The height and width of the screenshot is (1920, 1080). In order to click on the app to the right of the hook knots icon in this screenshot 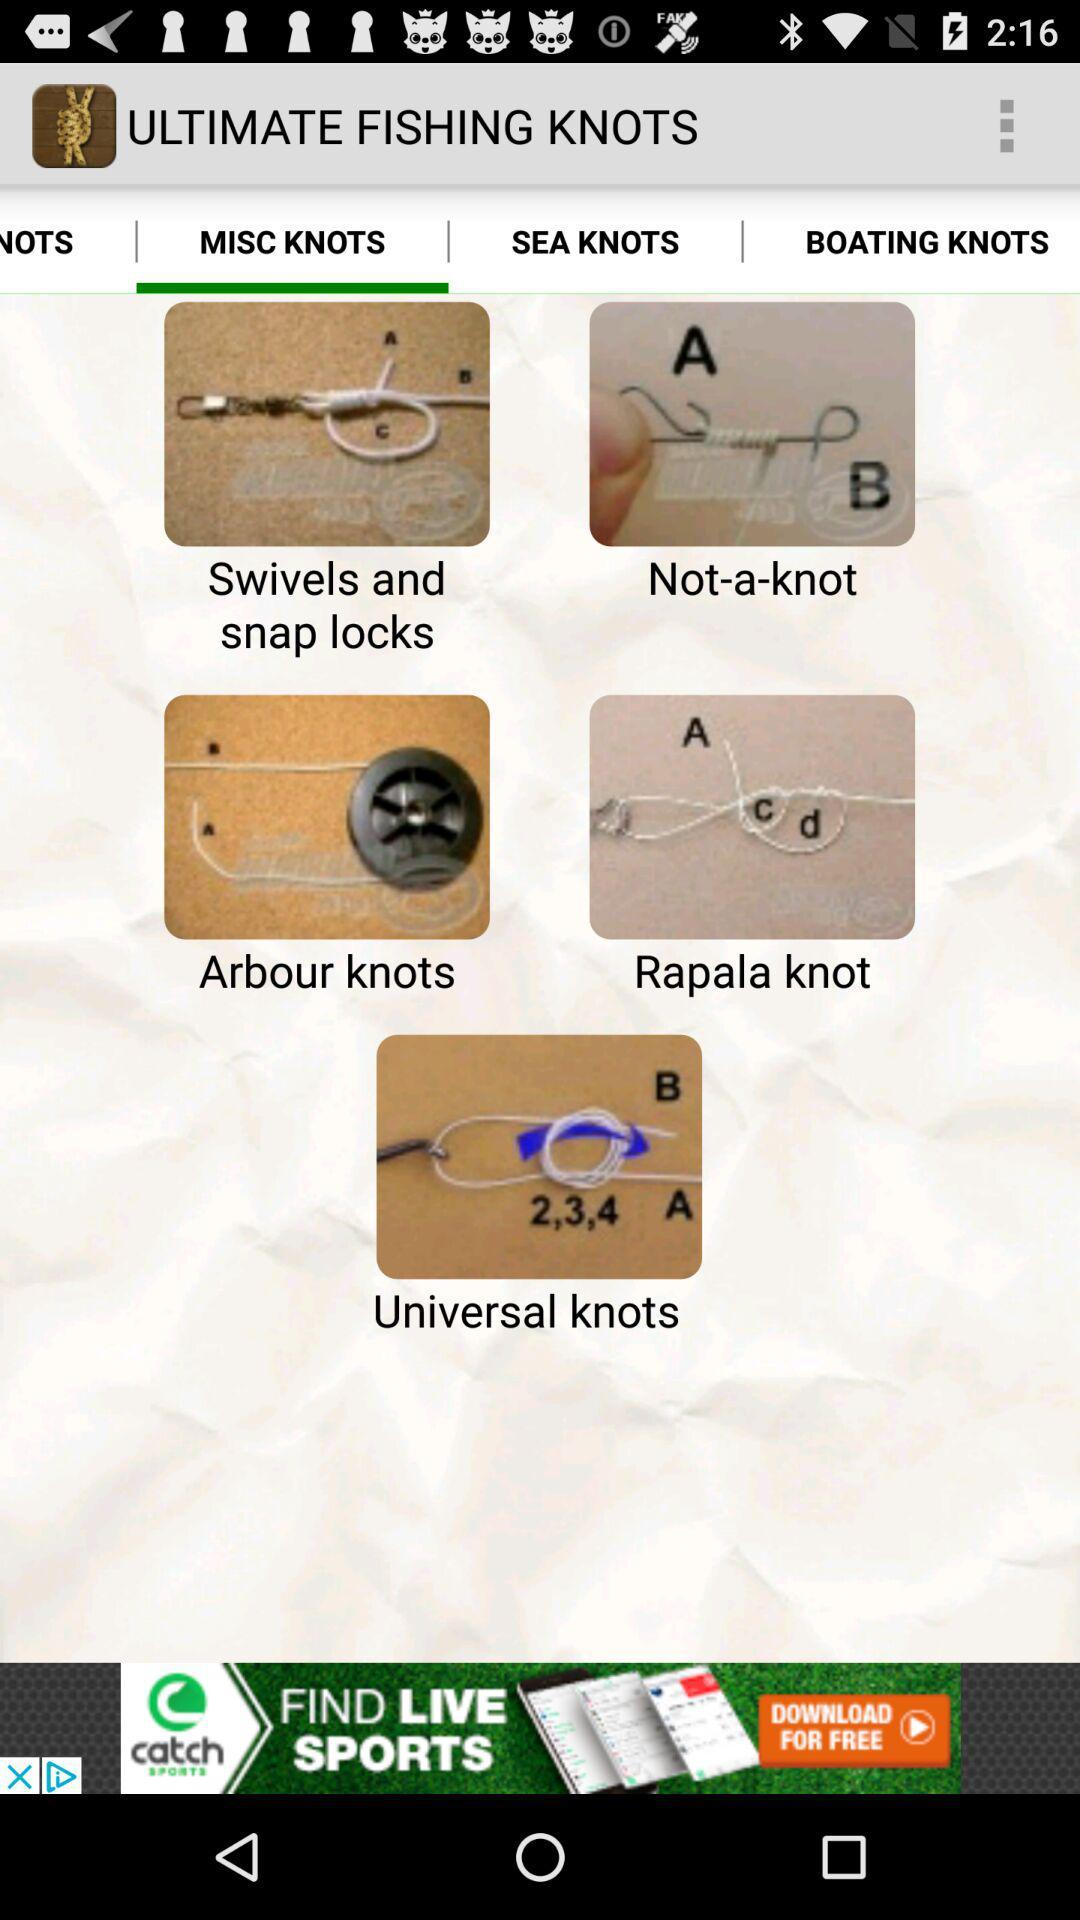, I will do `click(326, 423)`.